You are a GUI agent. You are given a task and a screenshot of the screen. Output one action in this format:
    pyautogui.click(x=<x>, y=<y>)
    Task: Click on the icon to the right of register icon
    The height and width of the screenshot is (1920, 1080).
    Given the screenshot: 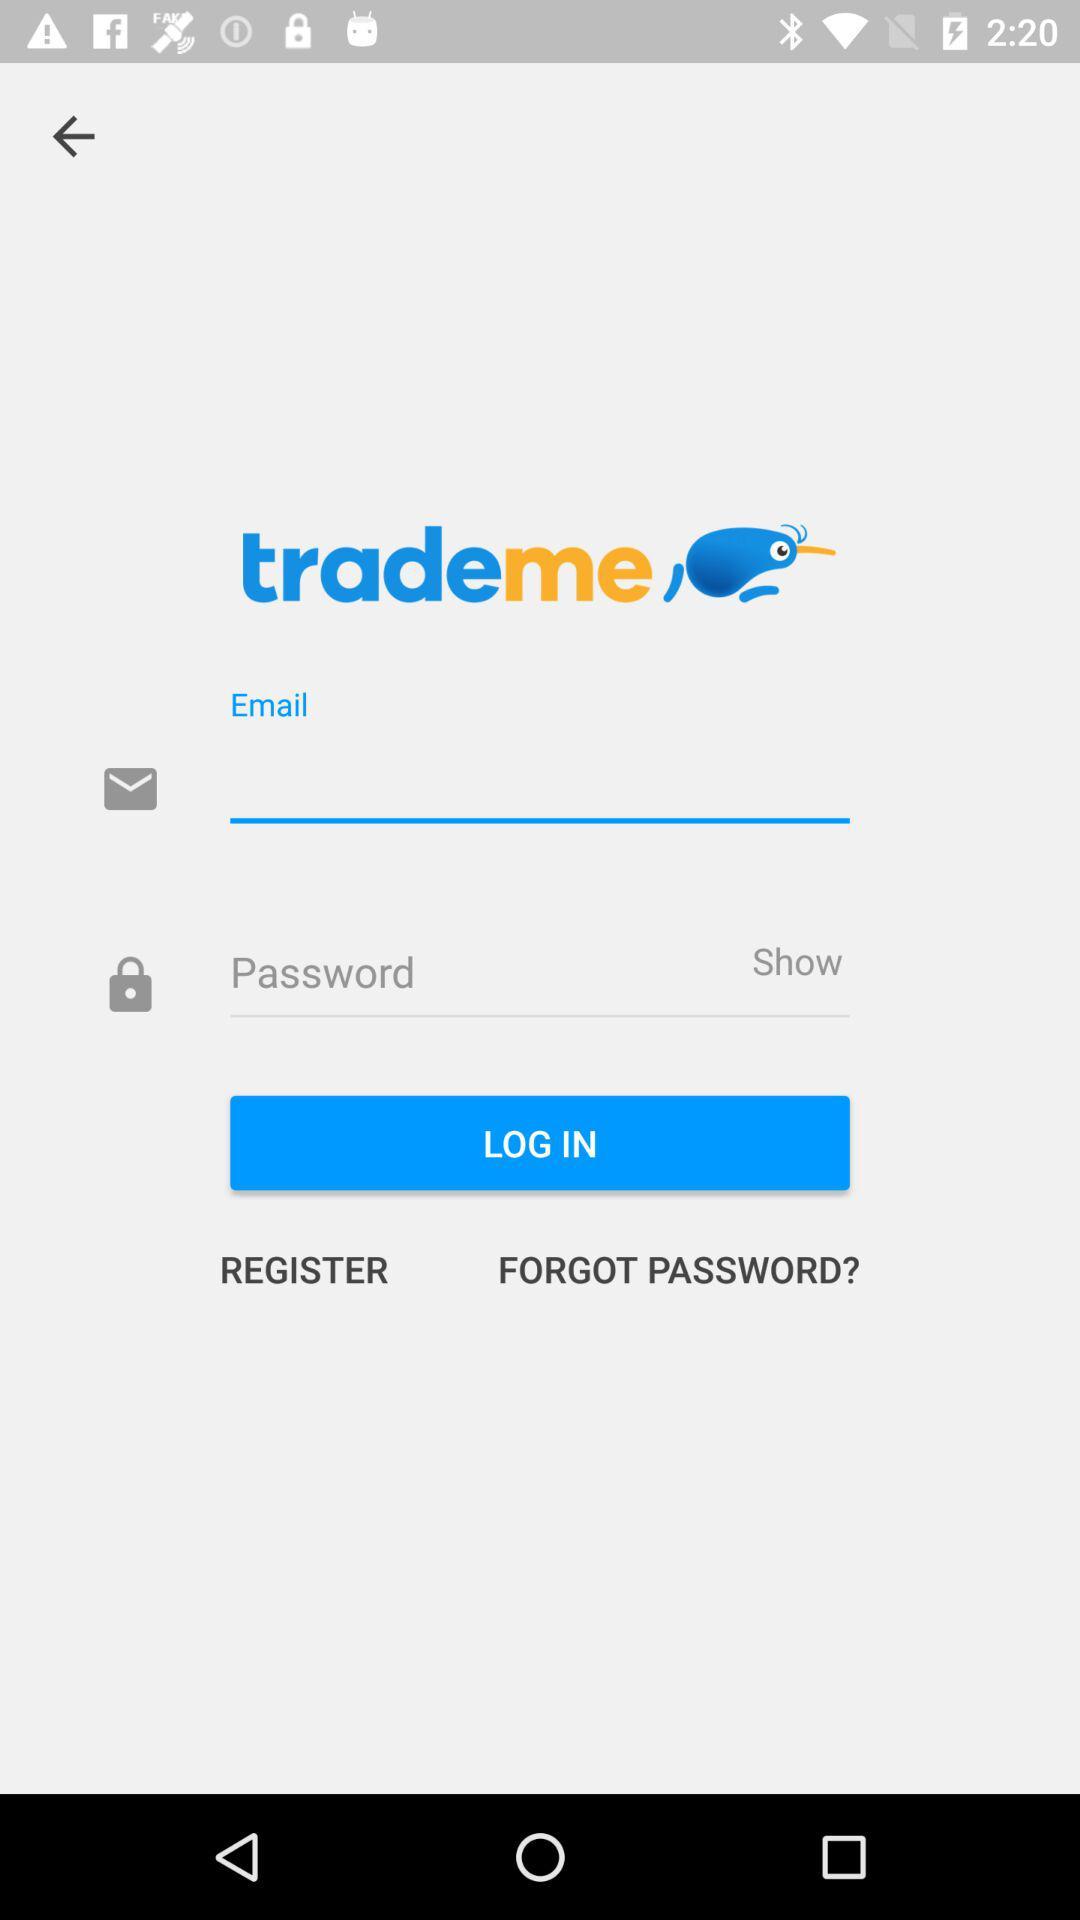 What is the action you would take?
    pyautogui.click(x=658, y=1267)
    